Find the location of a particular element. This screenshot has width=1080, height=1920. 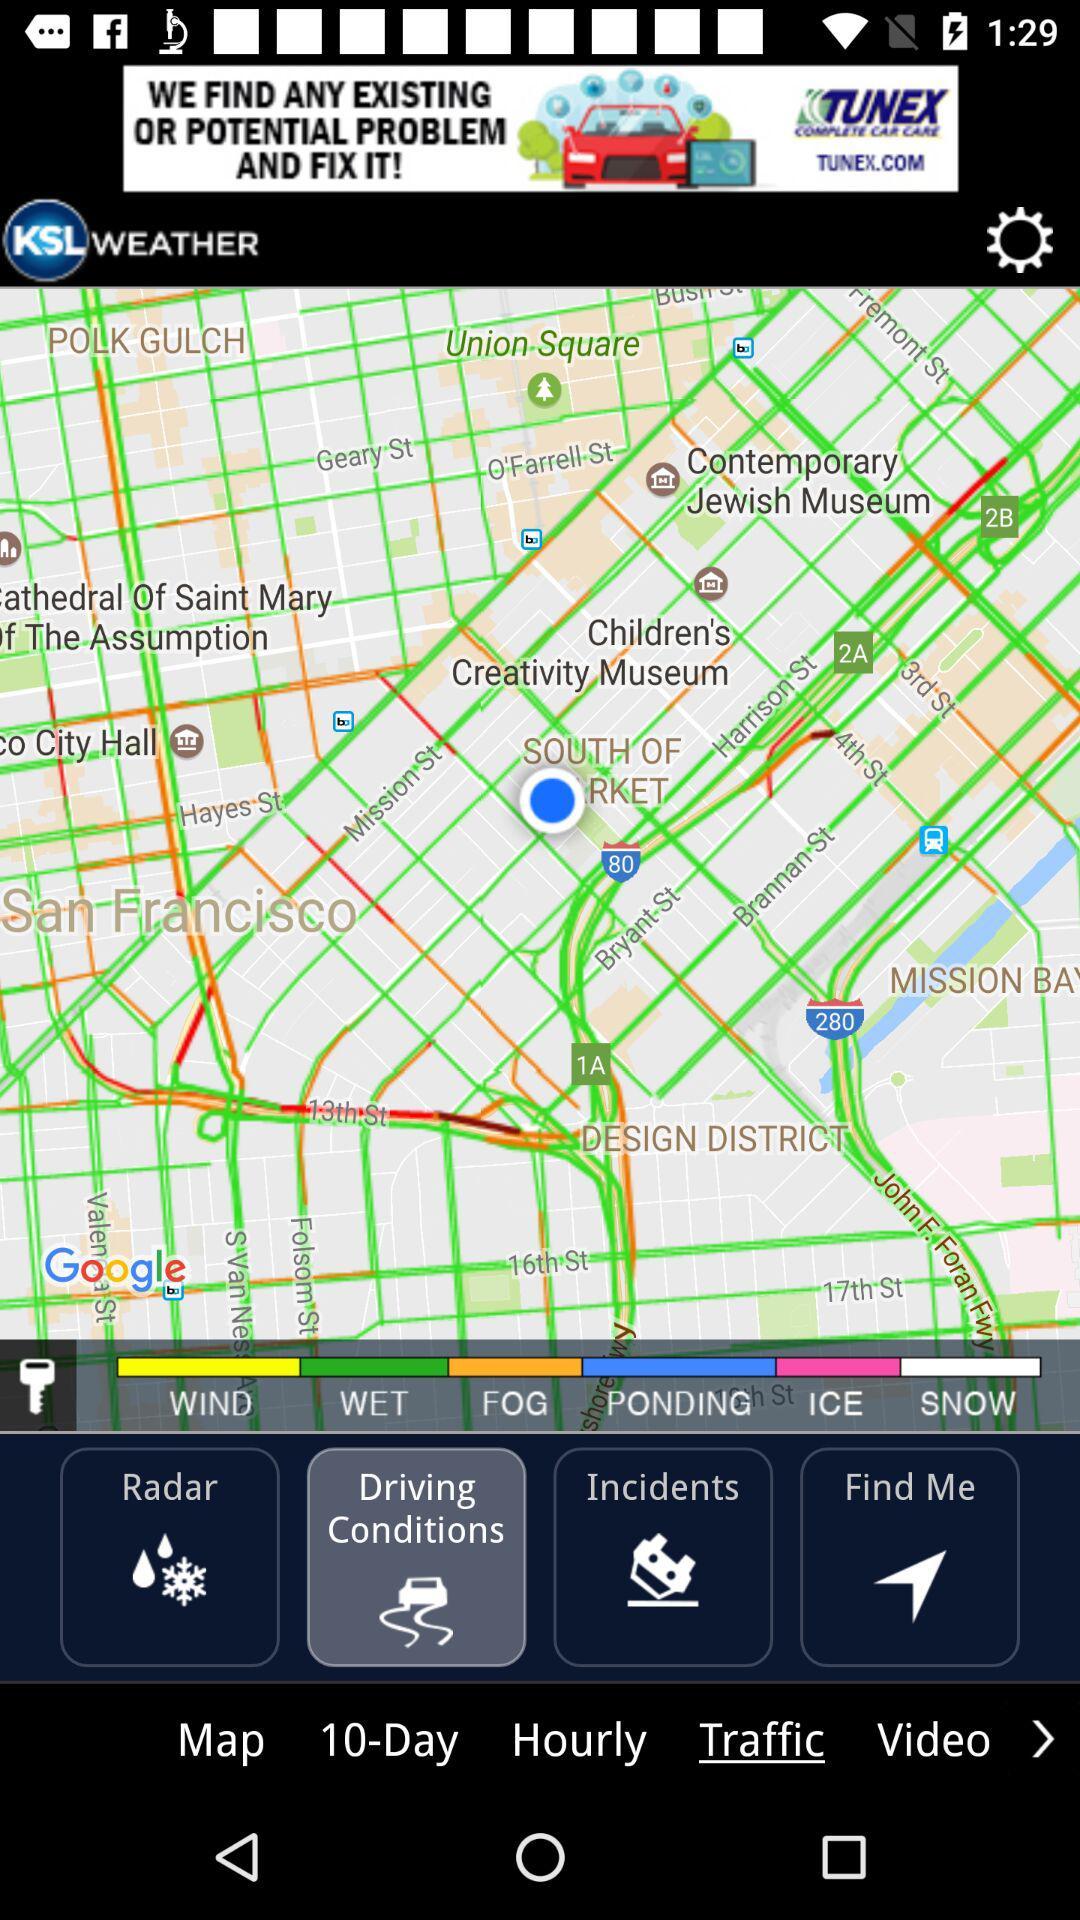

the arrow_forward icon is located at coordinates (1042, 1737).